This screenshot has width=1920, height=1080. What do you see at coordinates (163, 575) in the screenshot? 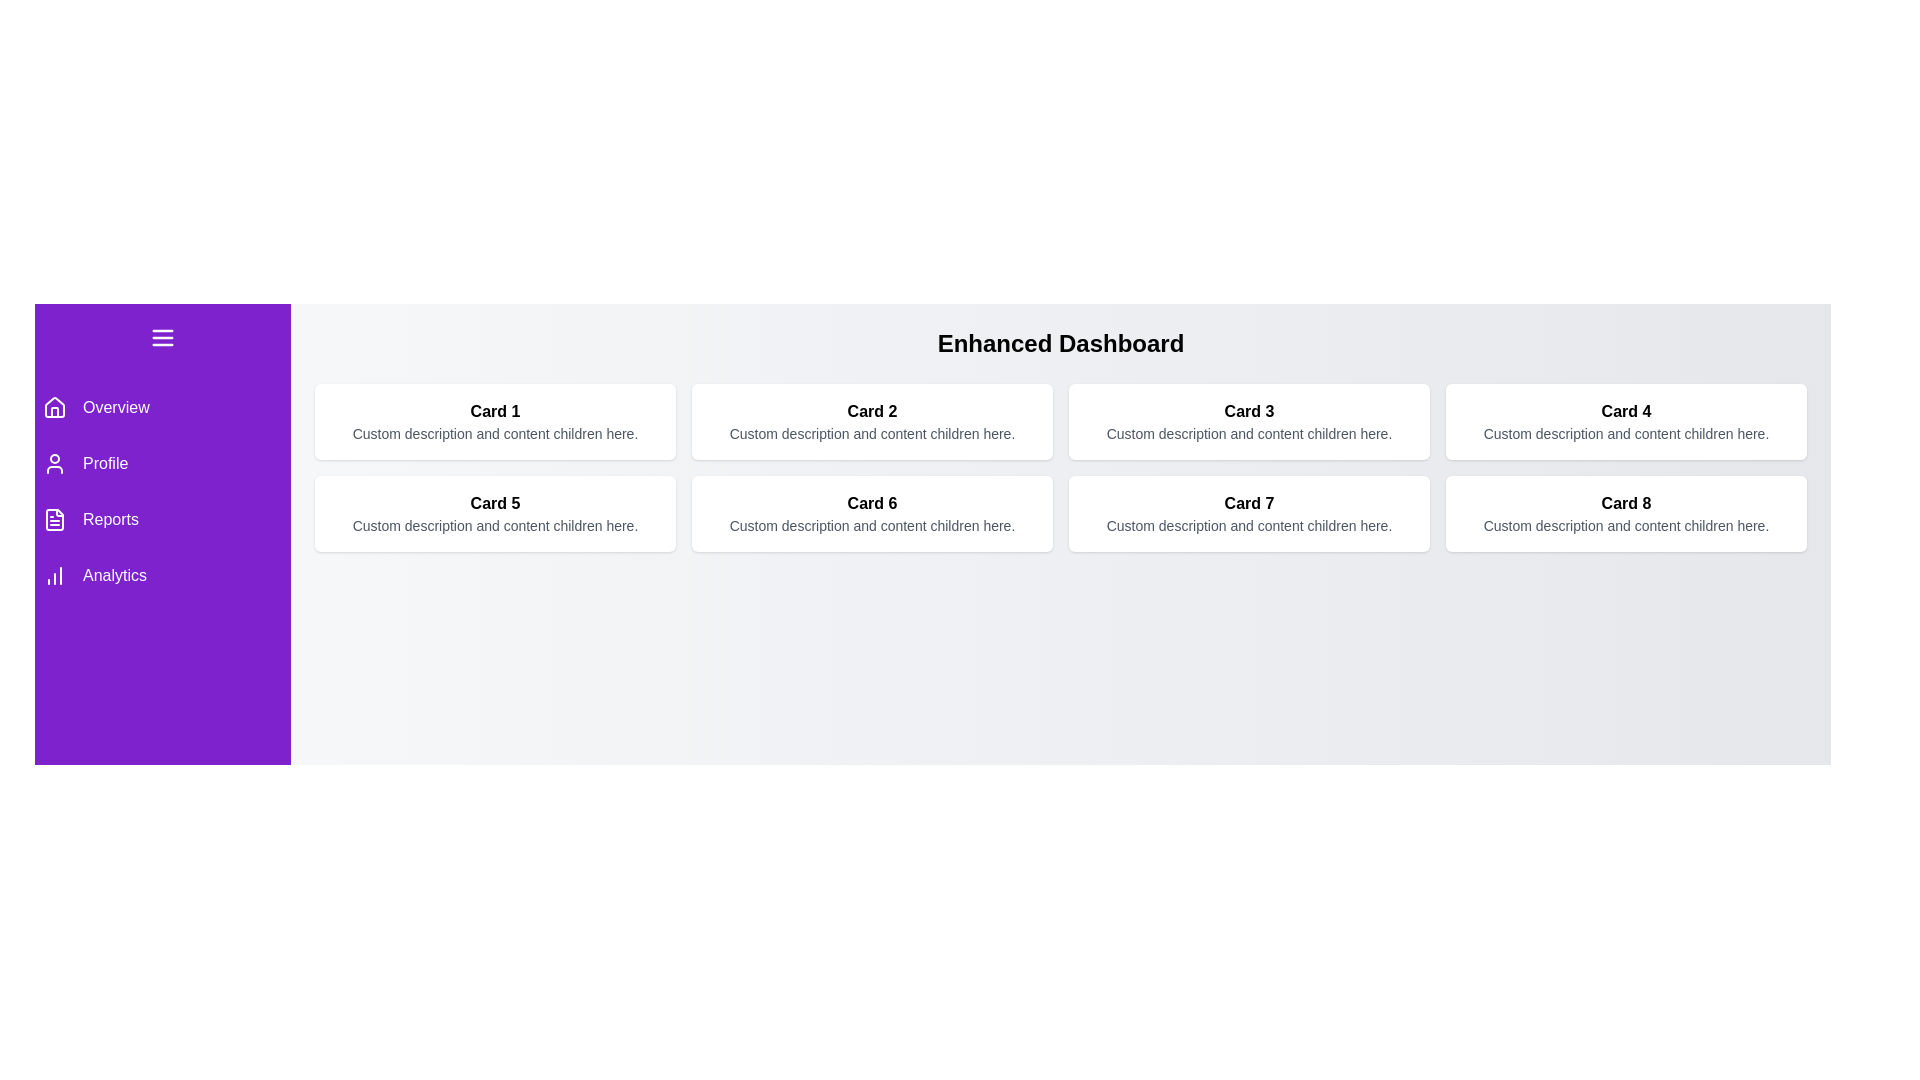
I see `the menu item Analytics to highlight it` at bounding box center [163, 575].